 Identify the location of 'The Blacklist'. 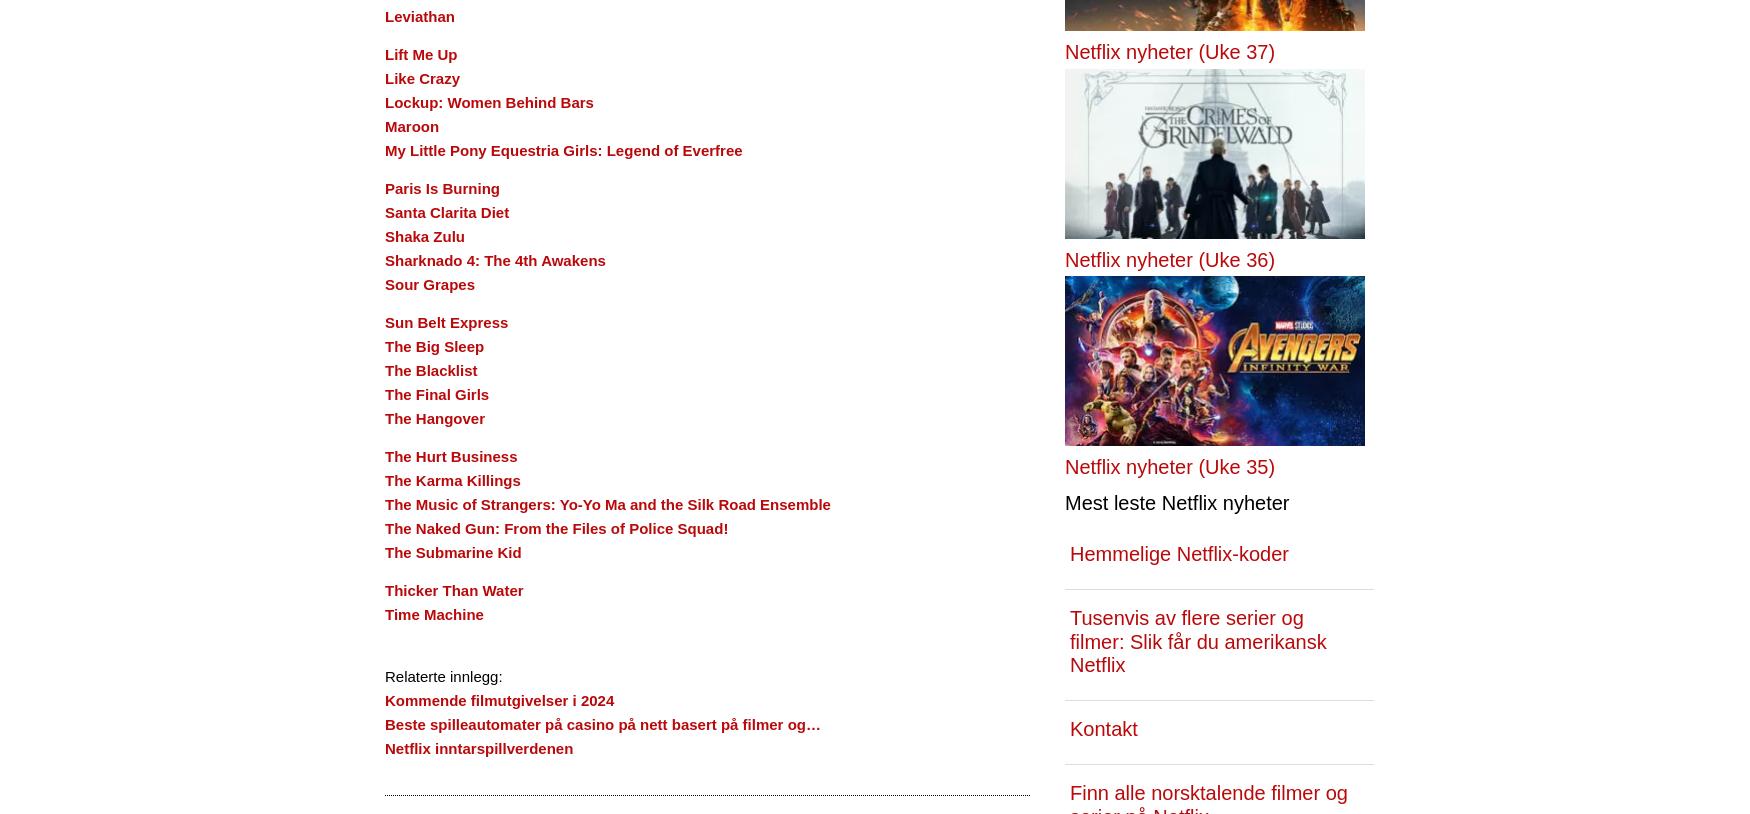
(430, 370).